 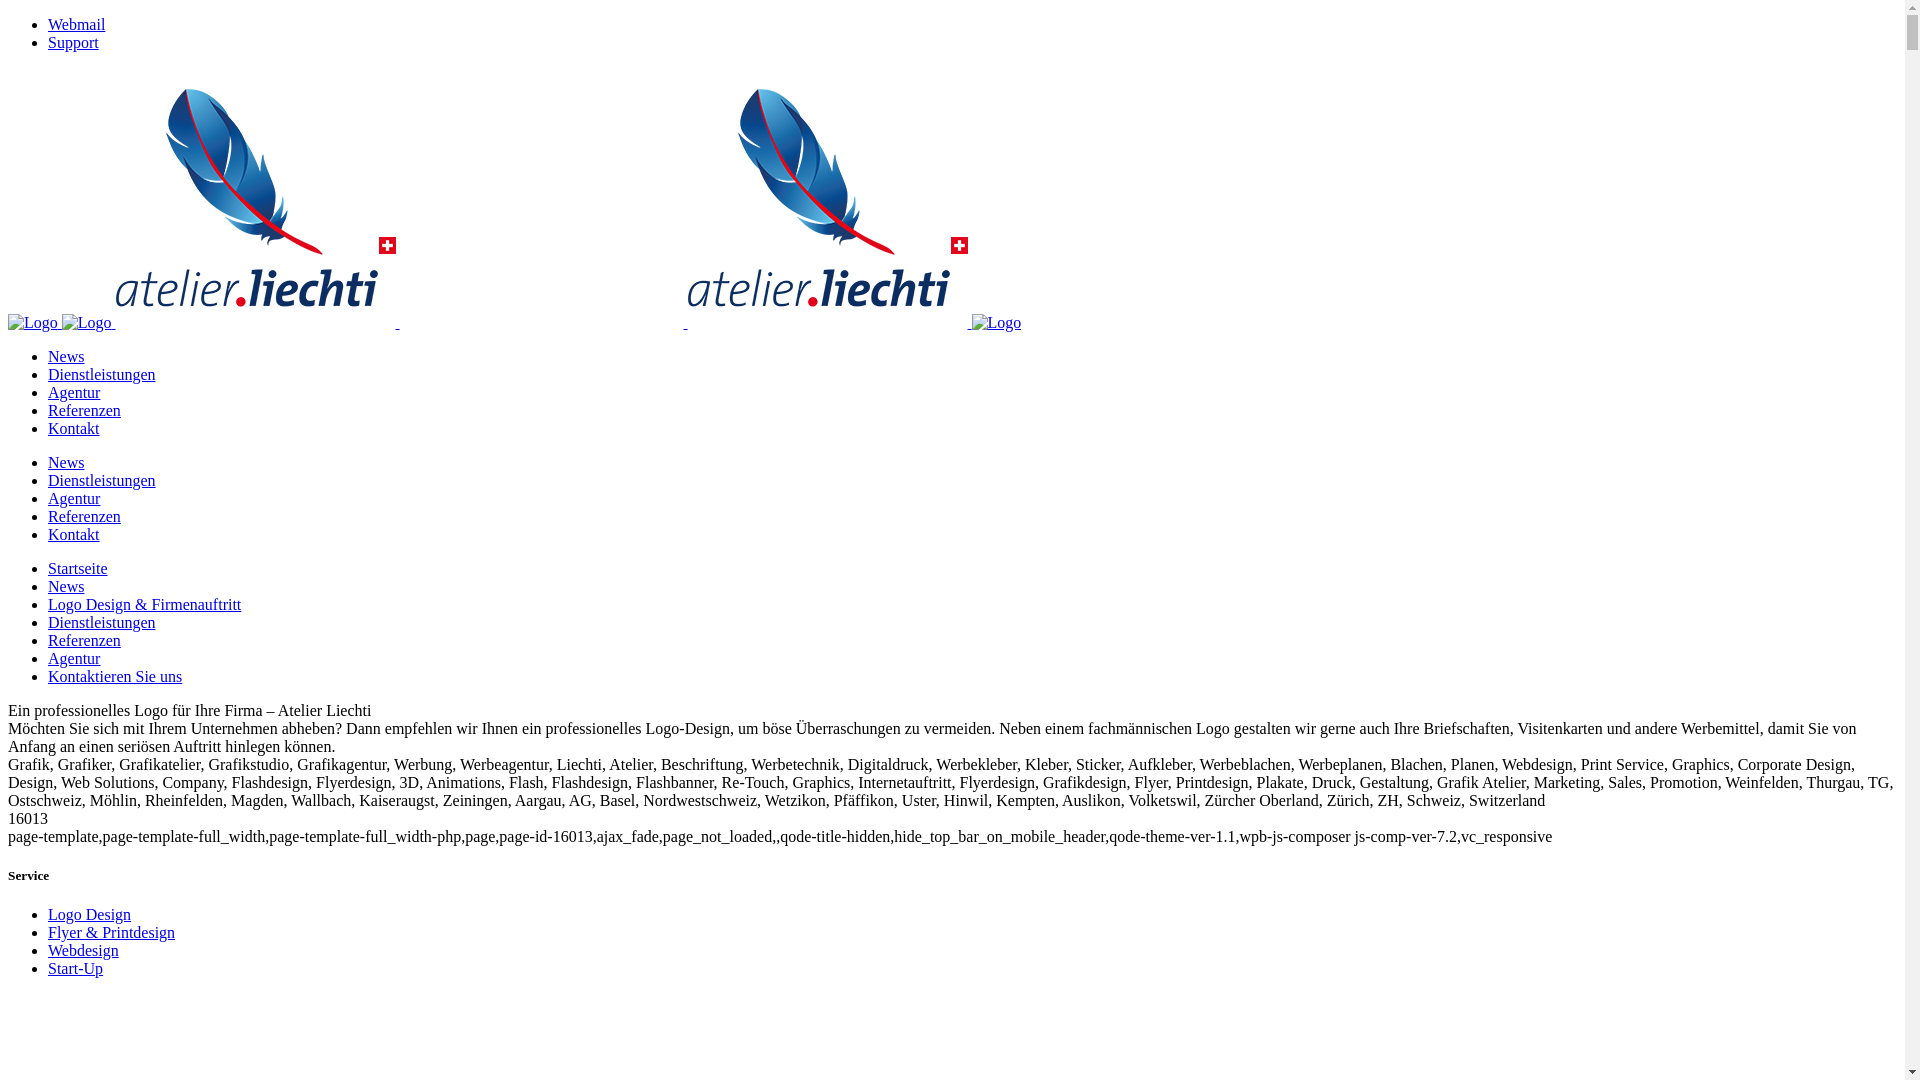 I want to click on 'Kontaktieren Sie uns', so click(x=48, y=675).